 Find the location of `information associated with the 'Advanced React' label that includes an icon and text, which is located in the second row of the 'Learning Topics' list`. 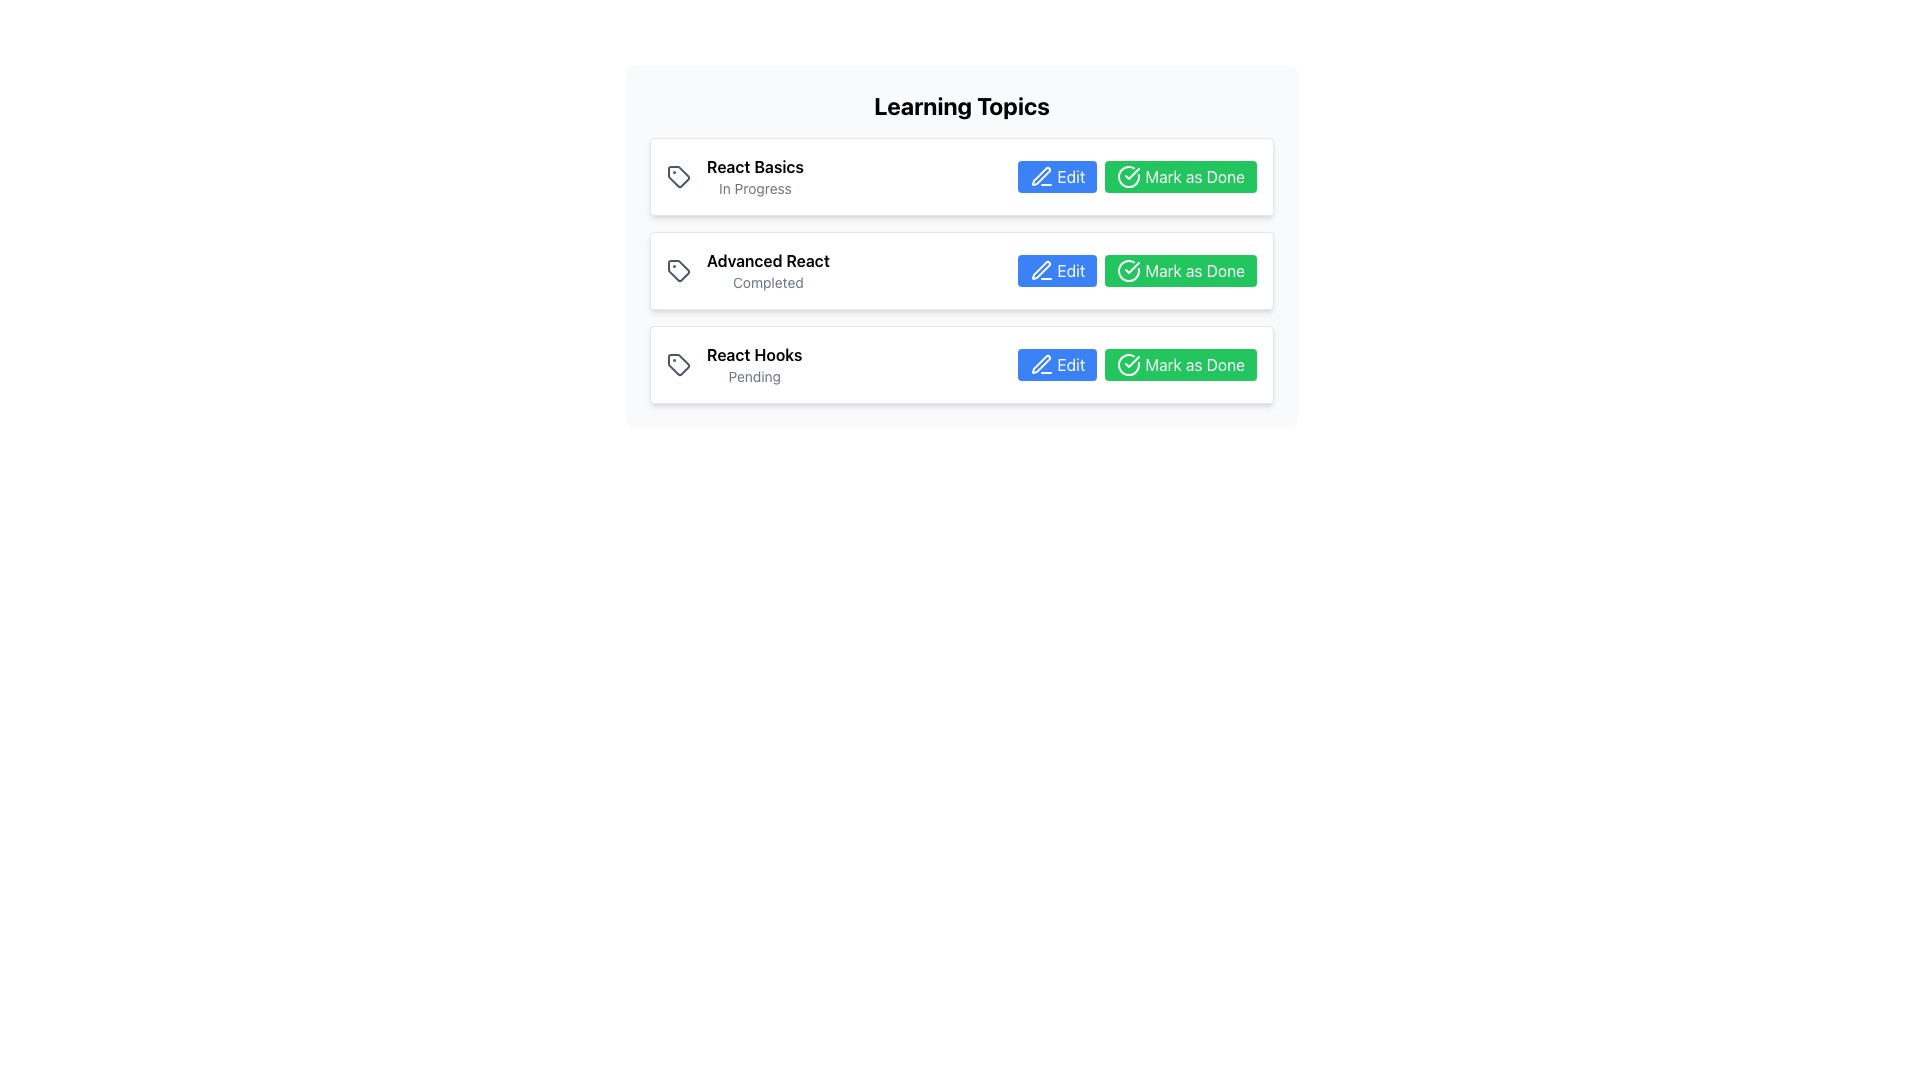

information associated with the 'Advanced React' label that includes an icon and text, which is located in the second row of the 'Learning Topics' list is located at coordinates (747, 270).